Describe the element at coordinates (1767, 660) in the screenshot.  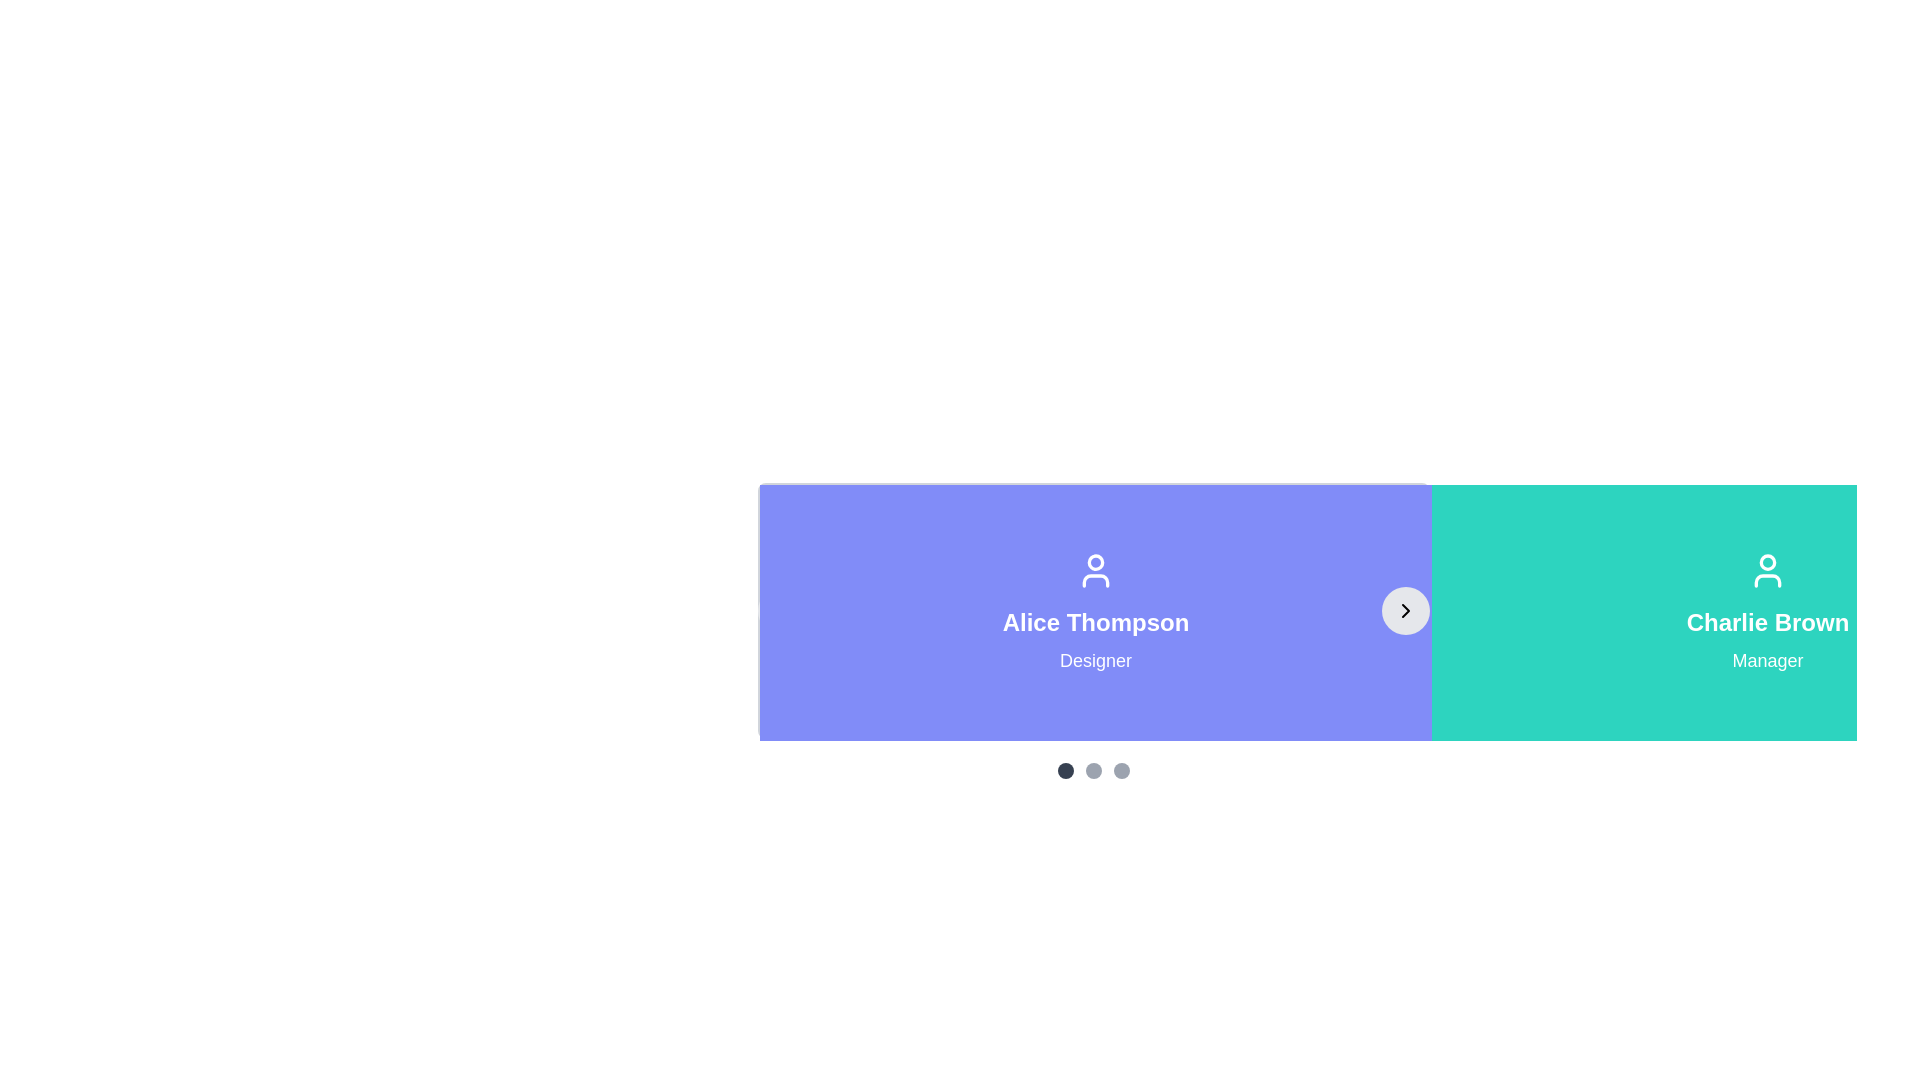
I see `the Static text label displaying 'Manager' located within the turquoise-colored panel below 'Charlie Brown'` at that location.